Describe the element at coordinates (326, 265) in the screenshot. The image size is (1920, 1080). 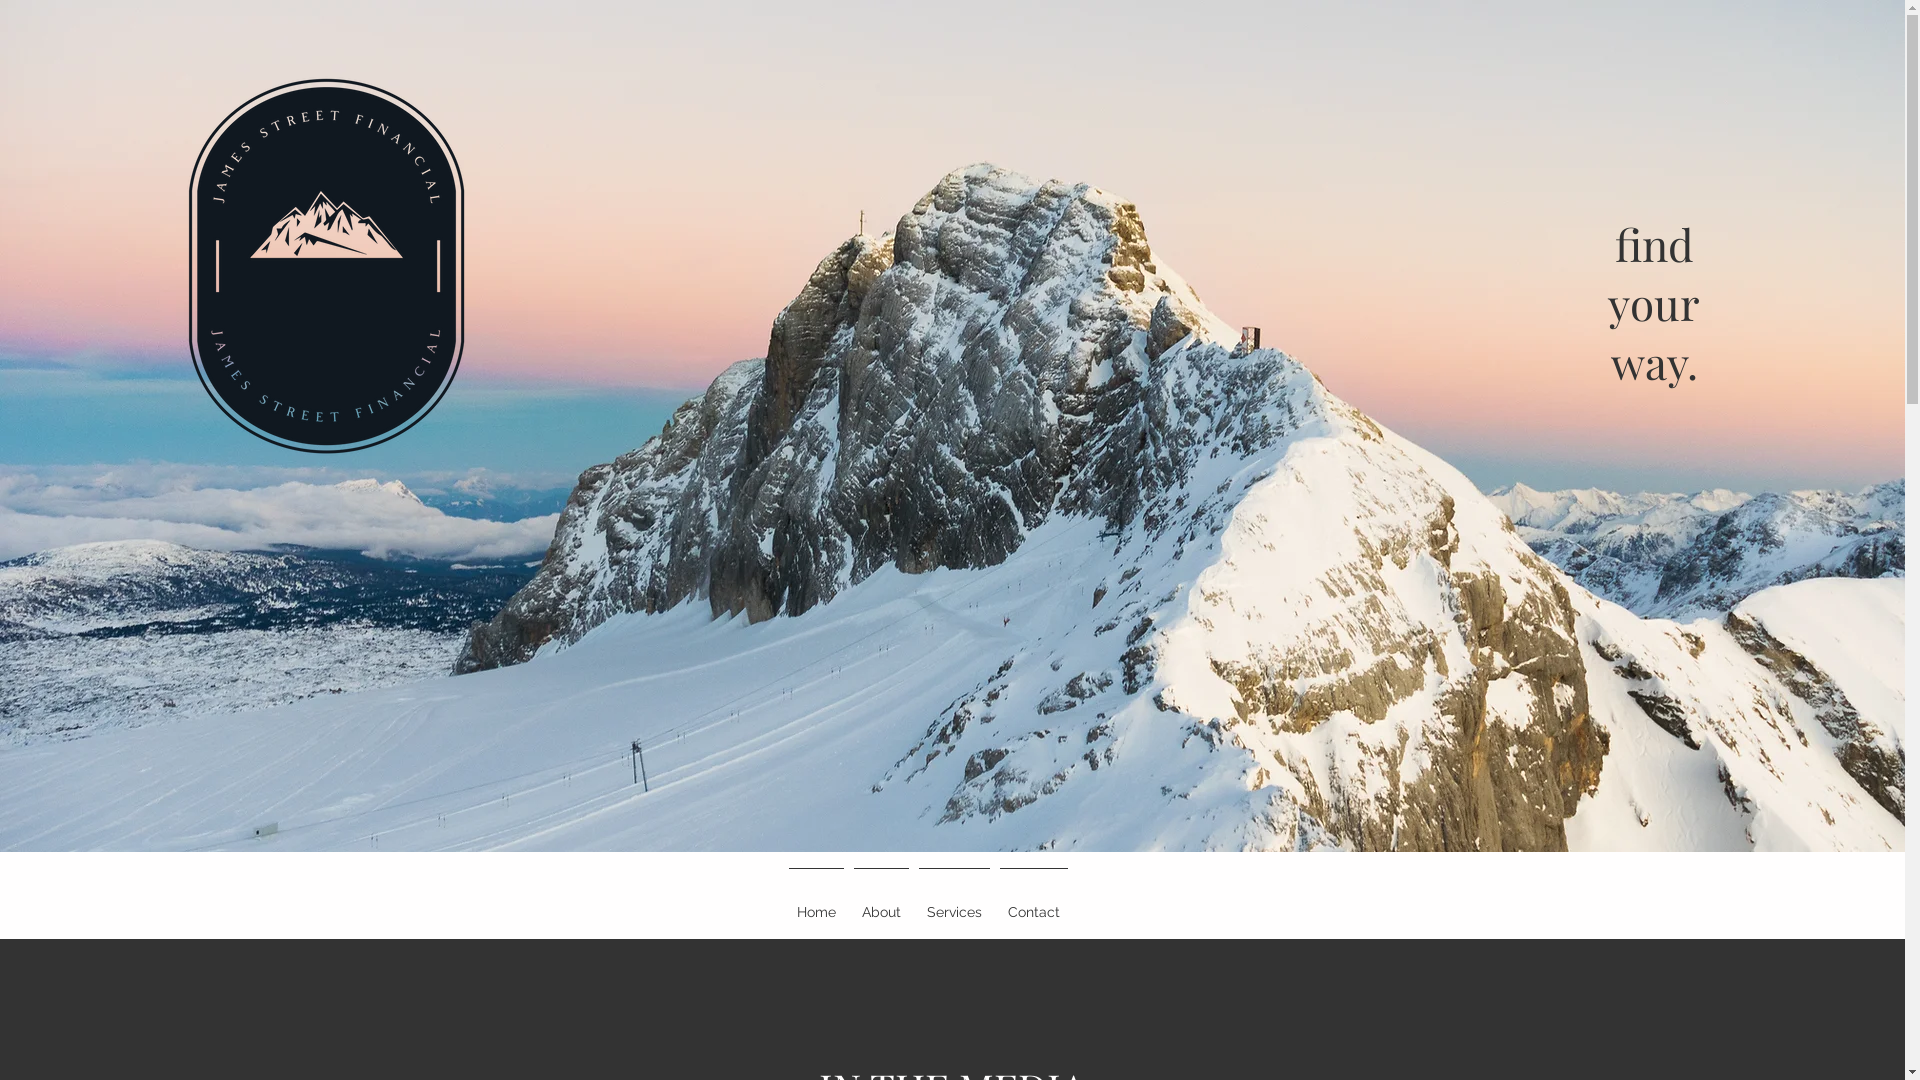
I see `'full_margin_transparent_customcolor.png'` at that location.